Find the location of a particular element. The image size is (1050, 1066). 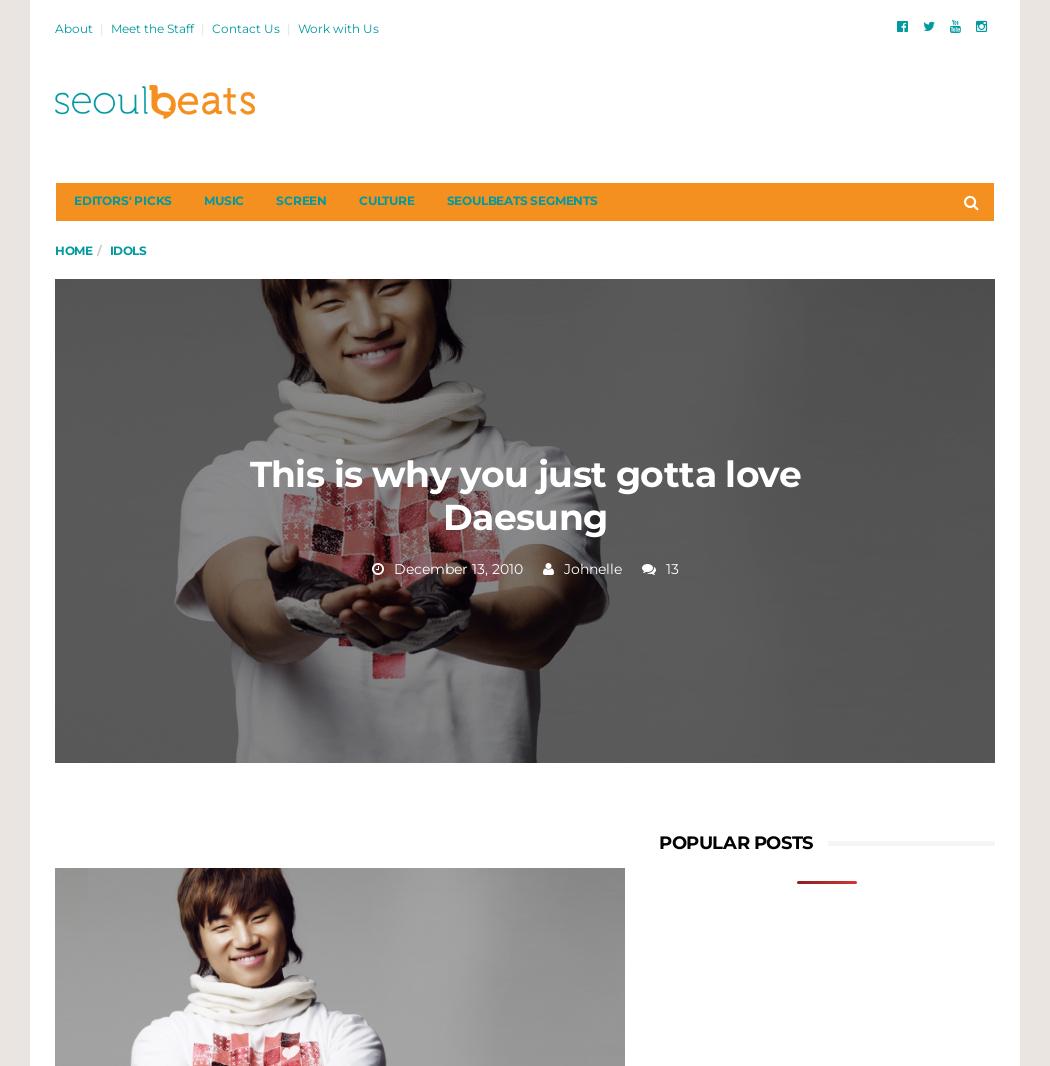

'TV/Variety' is located at coordinates (210, 509).